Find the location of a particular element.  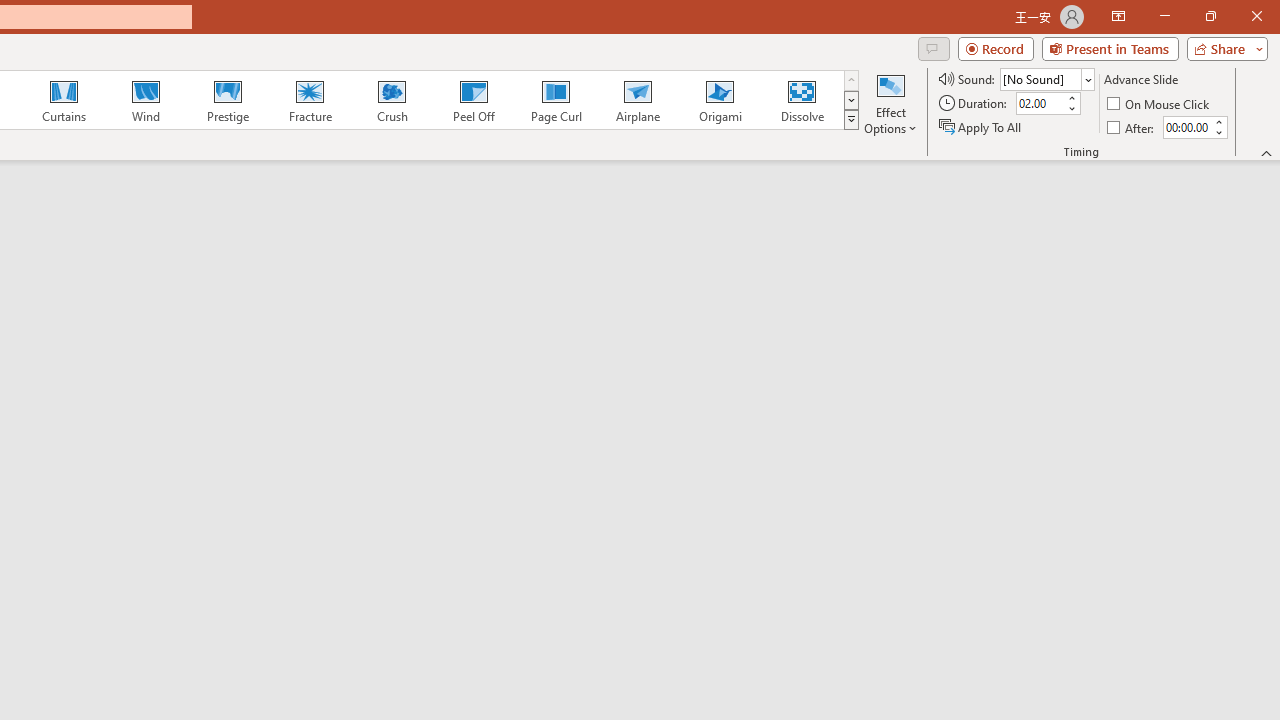

'Origami' is located at coordinates (720, 100).